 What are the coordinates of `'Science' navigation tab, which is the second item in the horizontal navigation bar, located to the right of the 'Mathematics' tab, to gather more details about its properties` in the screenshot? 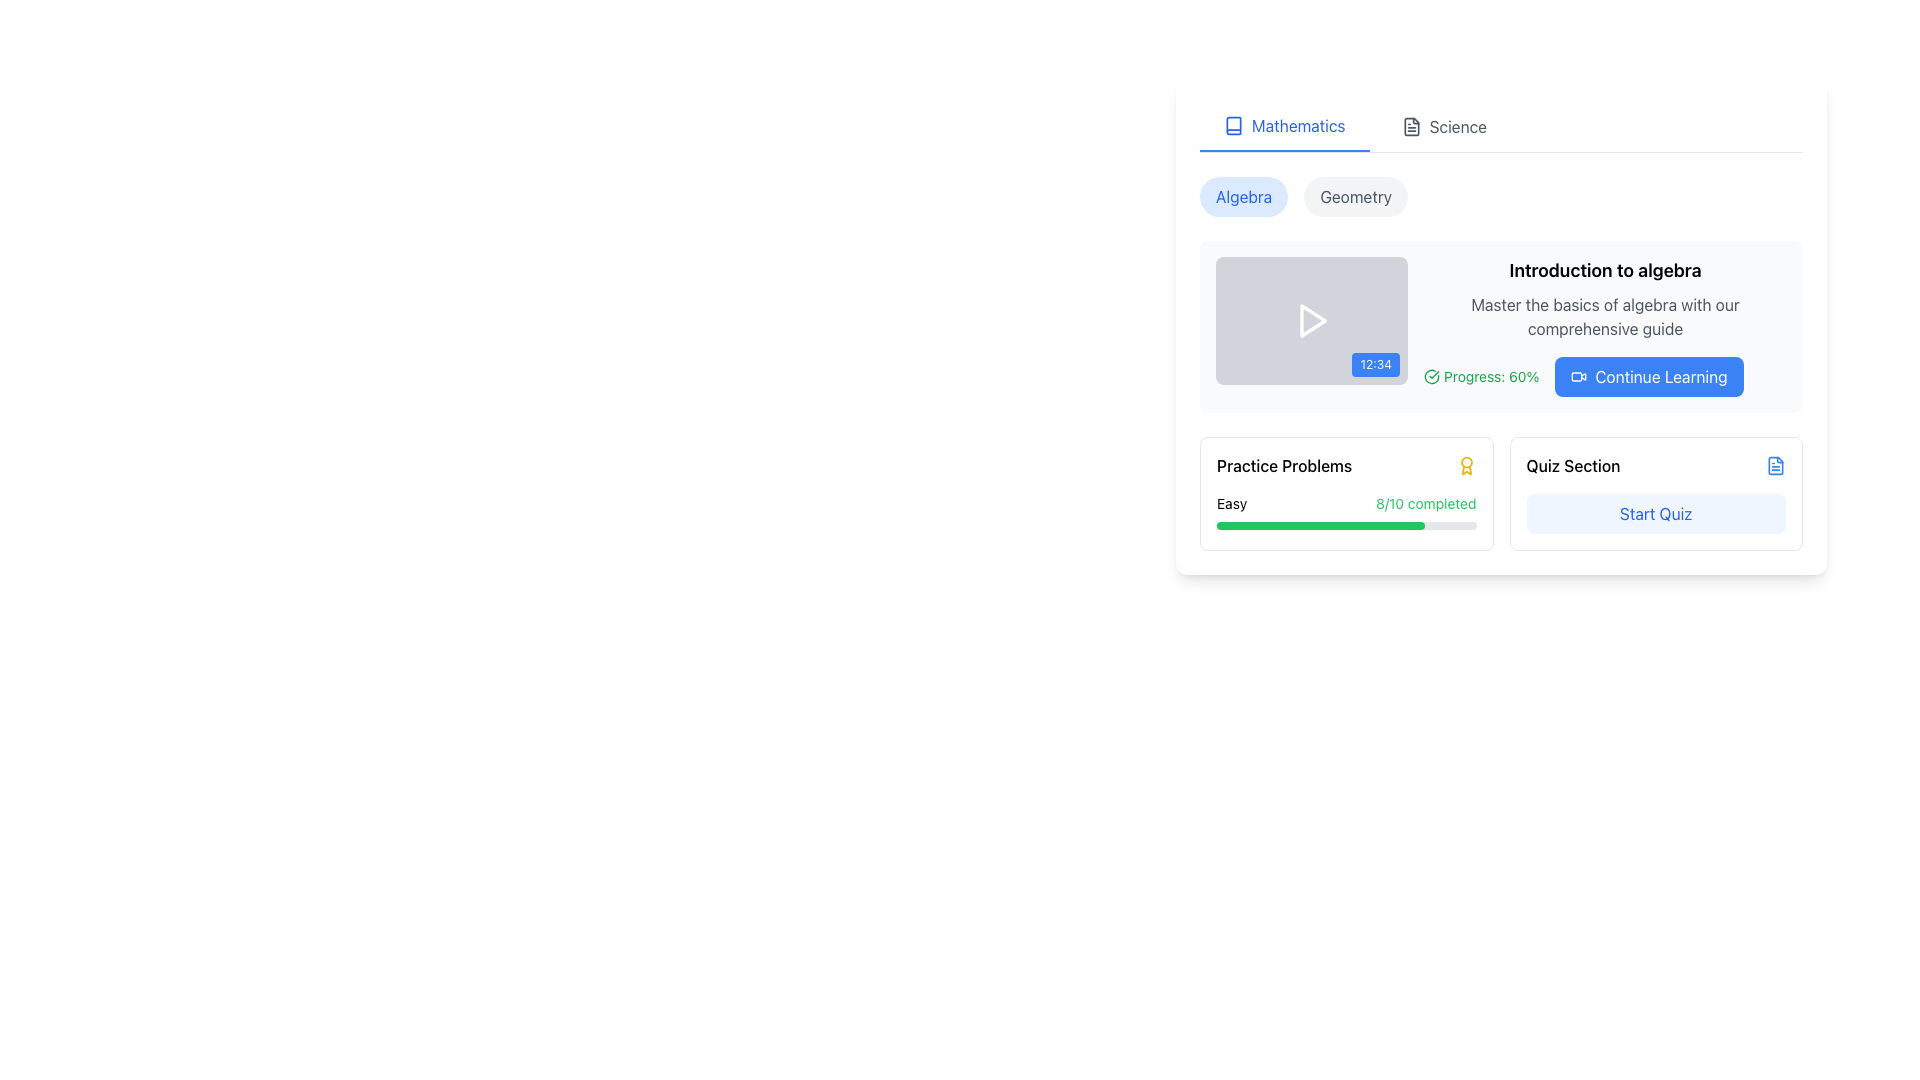 It's located at (1444, 127).